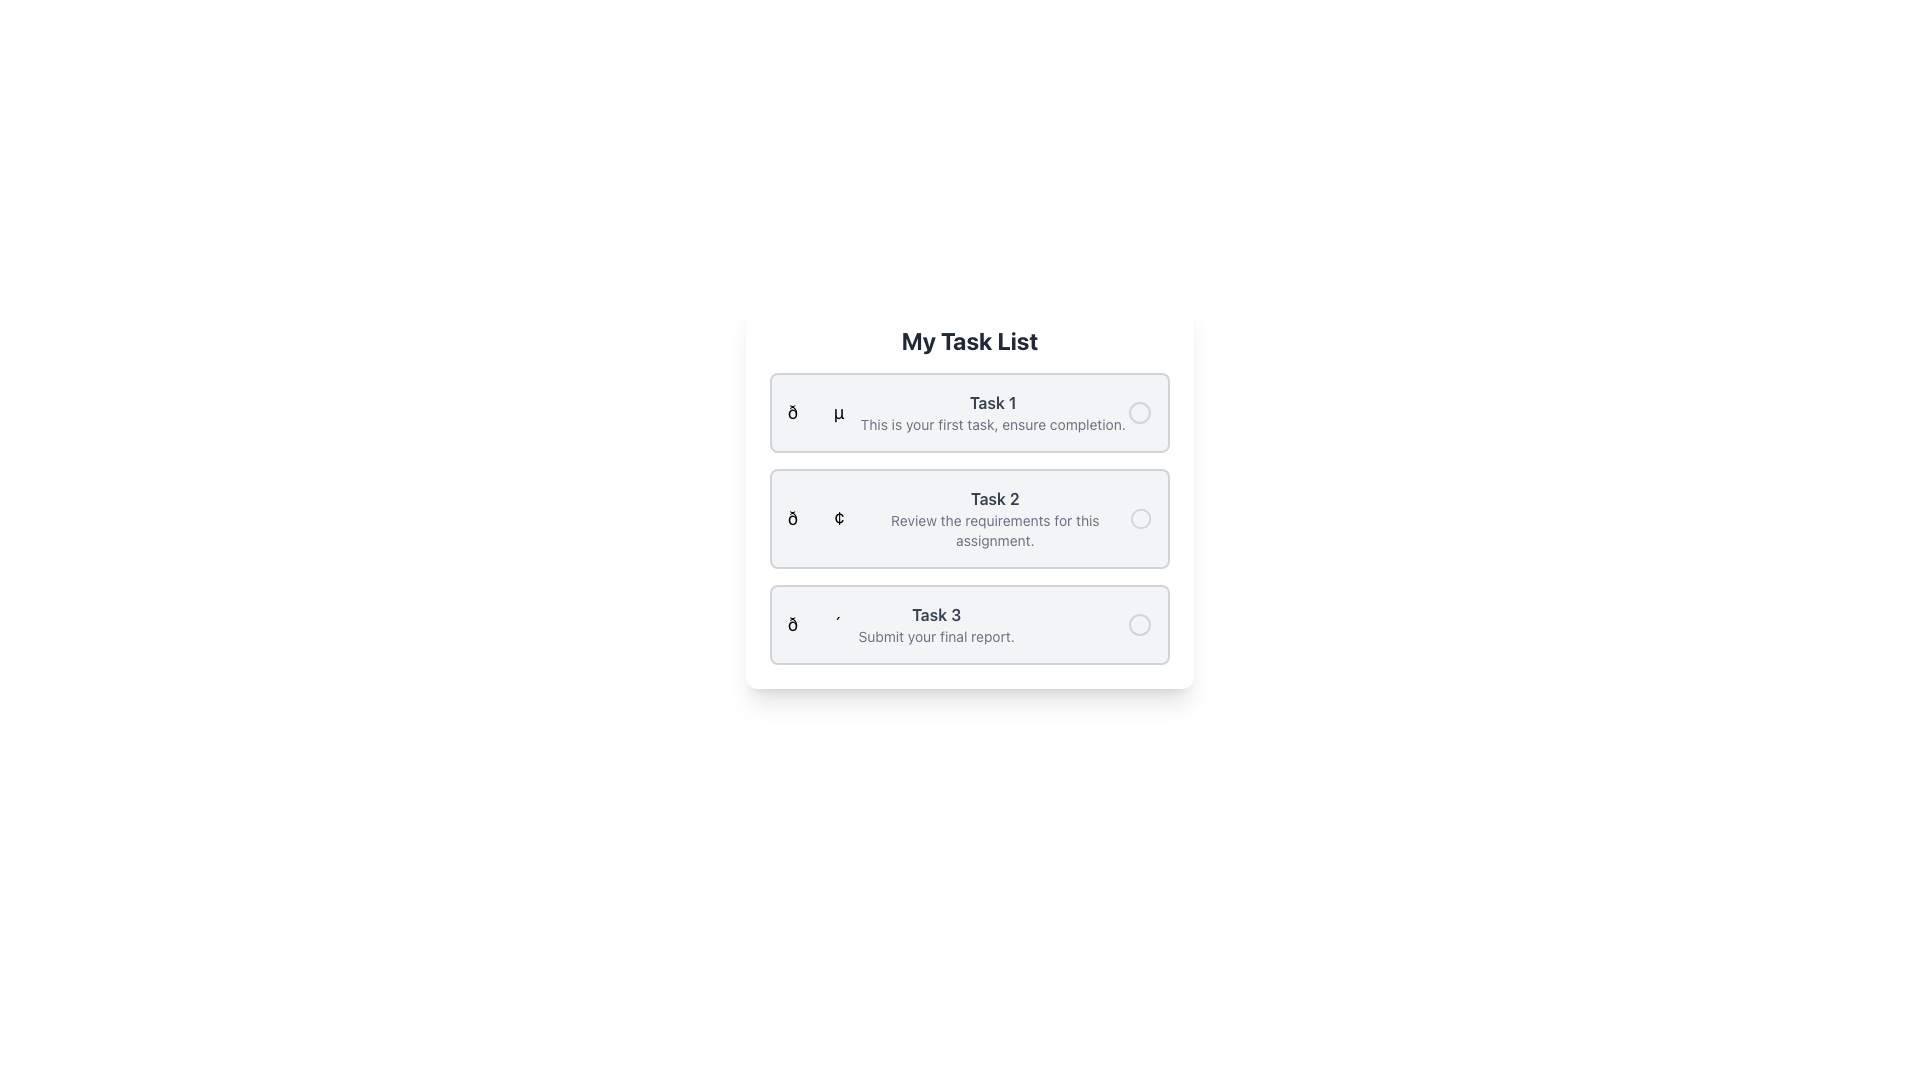 The width and height of the screenshot is (1920, 1080). What do you see at coordinates (993, 402) in the screenshot?
I see `the text label that serves as the title for the first task in the list, positioned near the top left corner under 'My Task List'` at bounding box center [993, 402].